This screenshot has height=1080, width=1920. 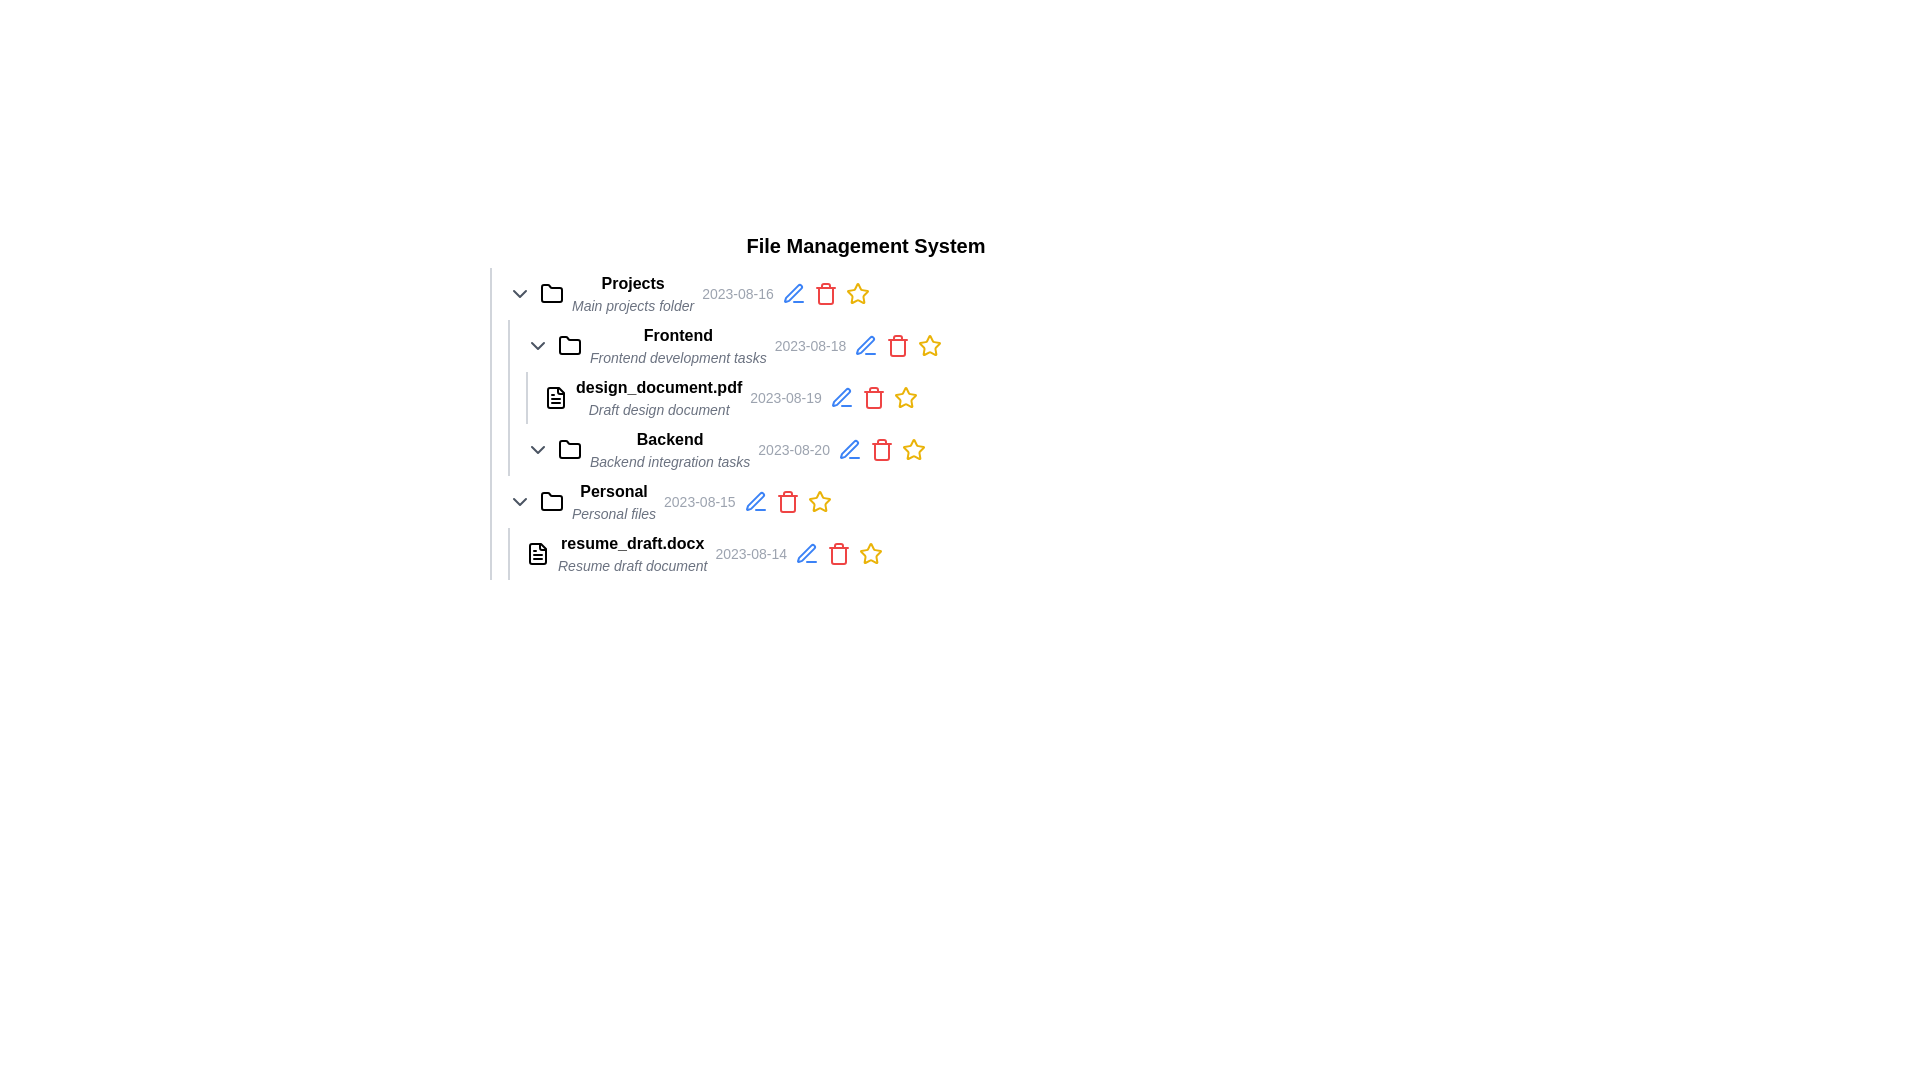 I want to click on the text label displaying the date '2023-08-20', which is styled in gray color and located at the right end of the row corresponding to the 'Backend' folder, so click(x=793, y=450).